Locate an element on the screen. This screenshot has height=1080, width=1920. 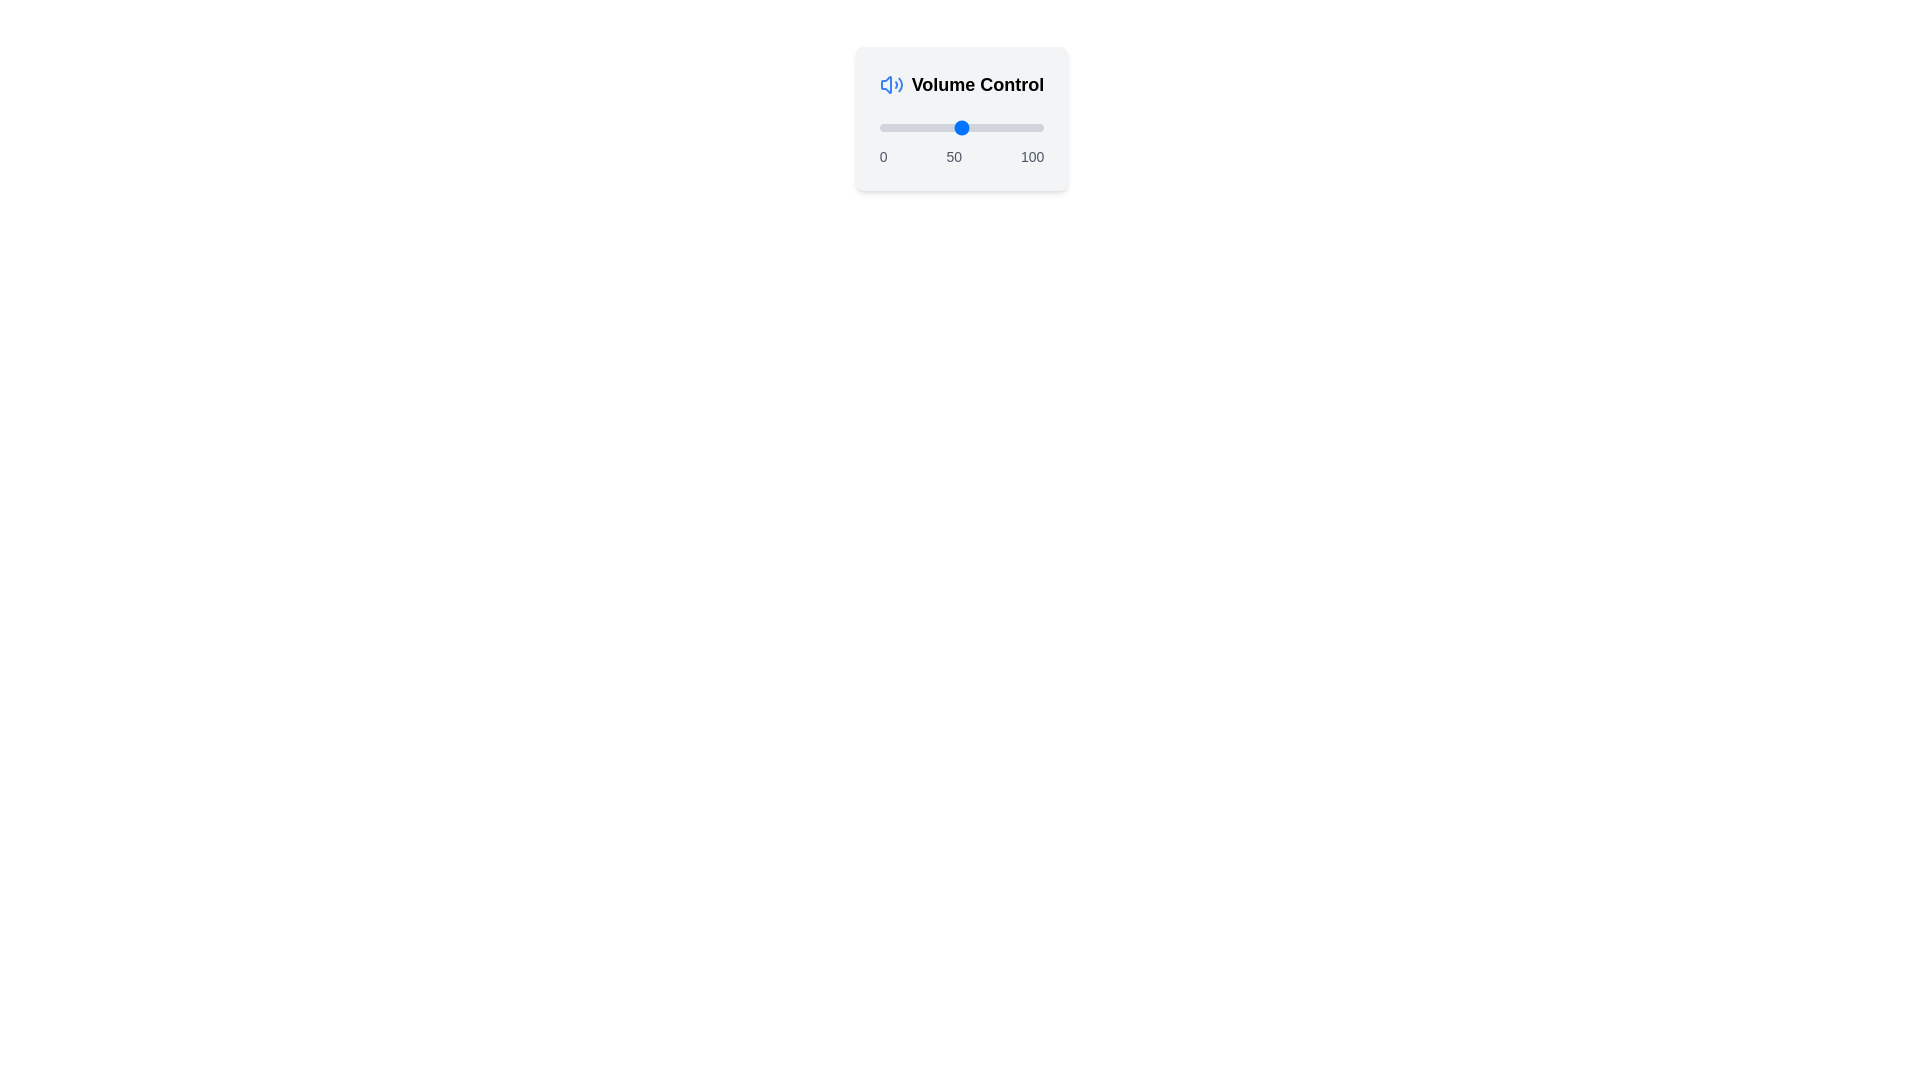
the volume is located at coordinates (956, 127).